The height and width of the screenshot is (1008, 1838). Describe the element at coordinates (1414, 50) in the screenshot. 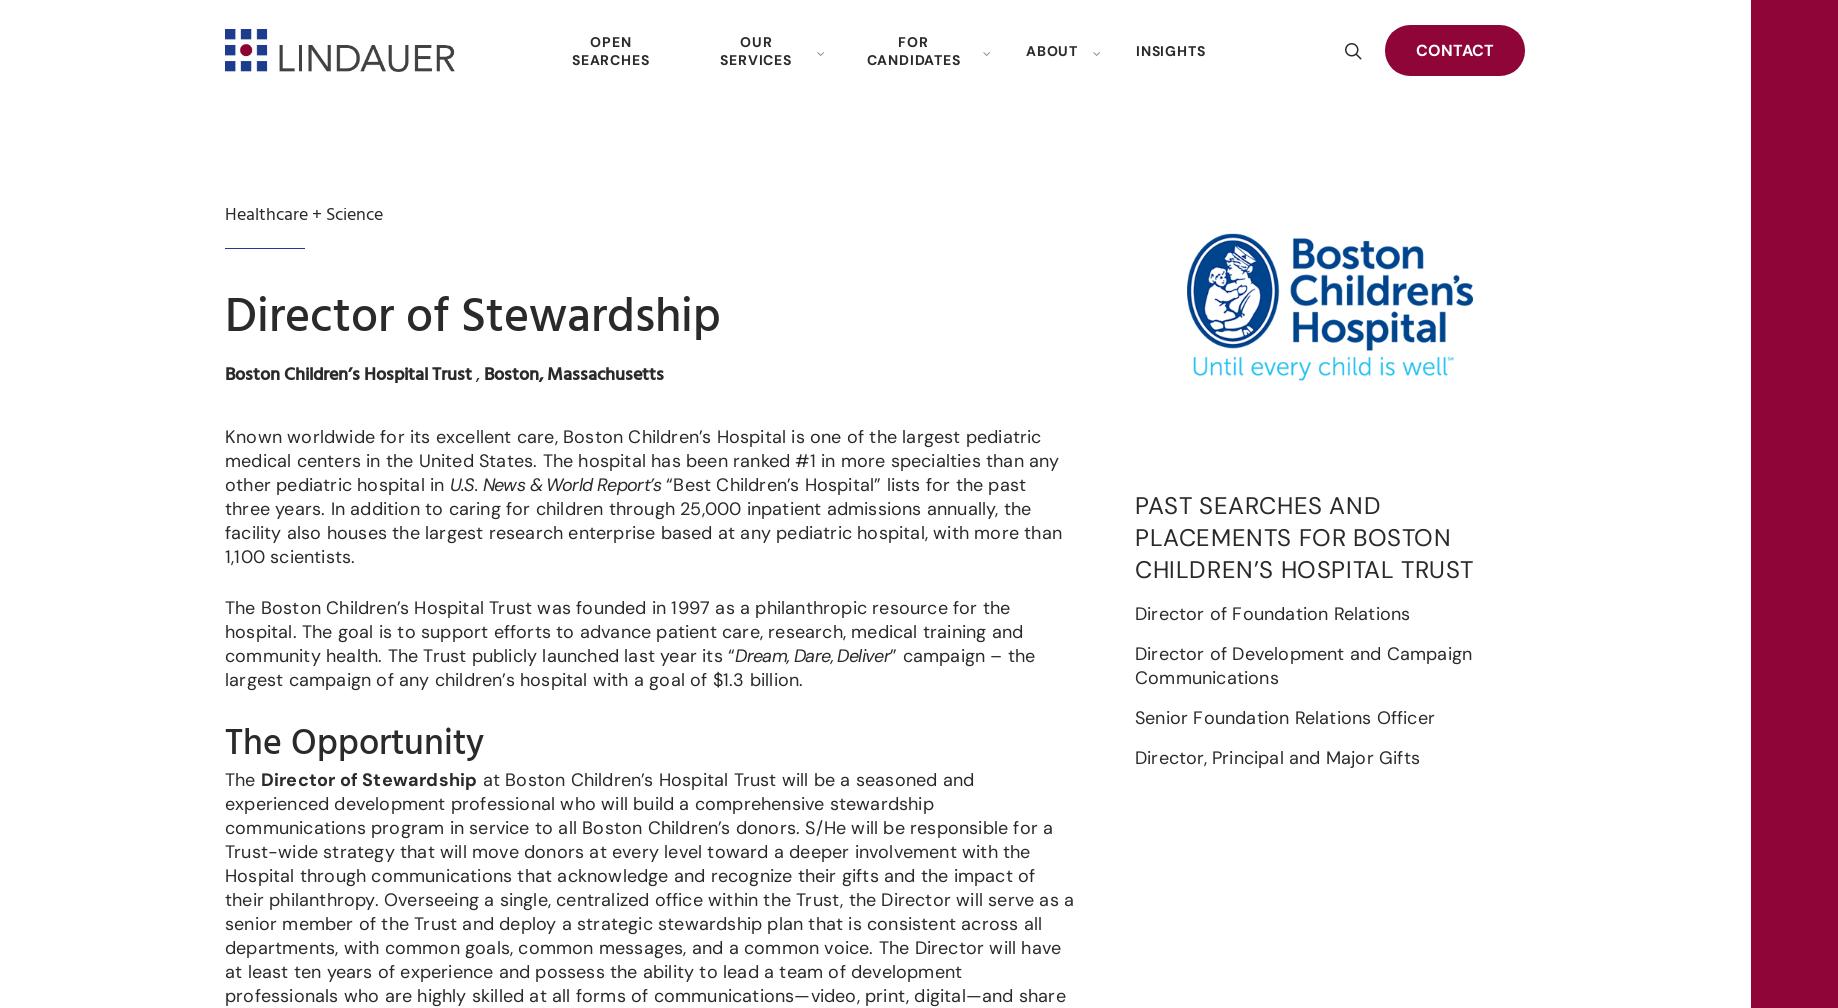

I see `'Contact'` at that location.